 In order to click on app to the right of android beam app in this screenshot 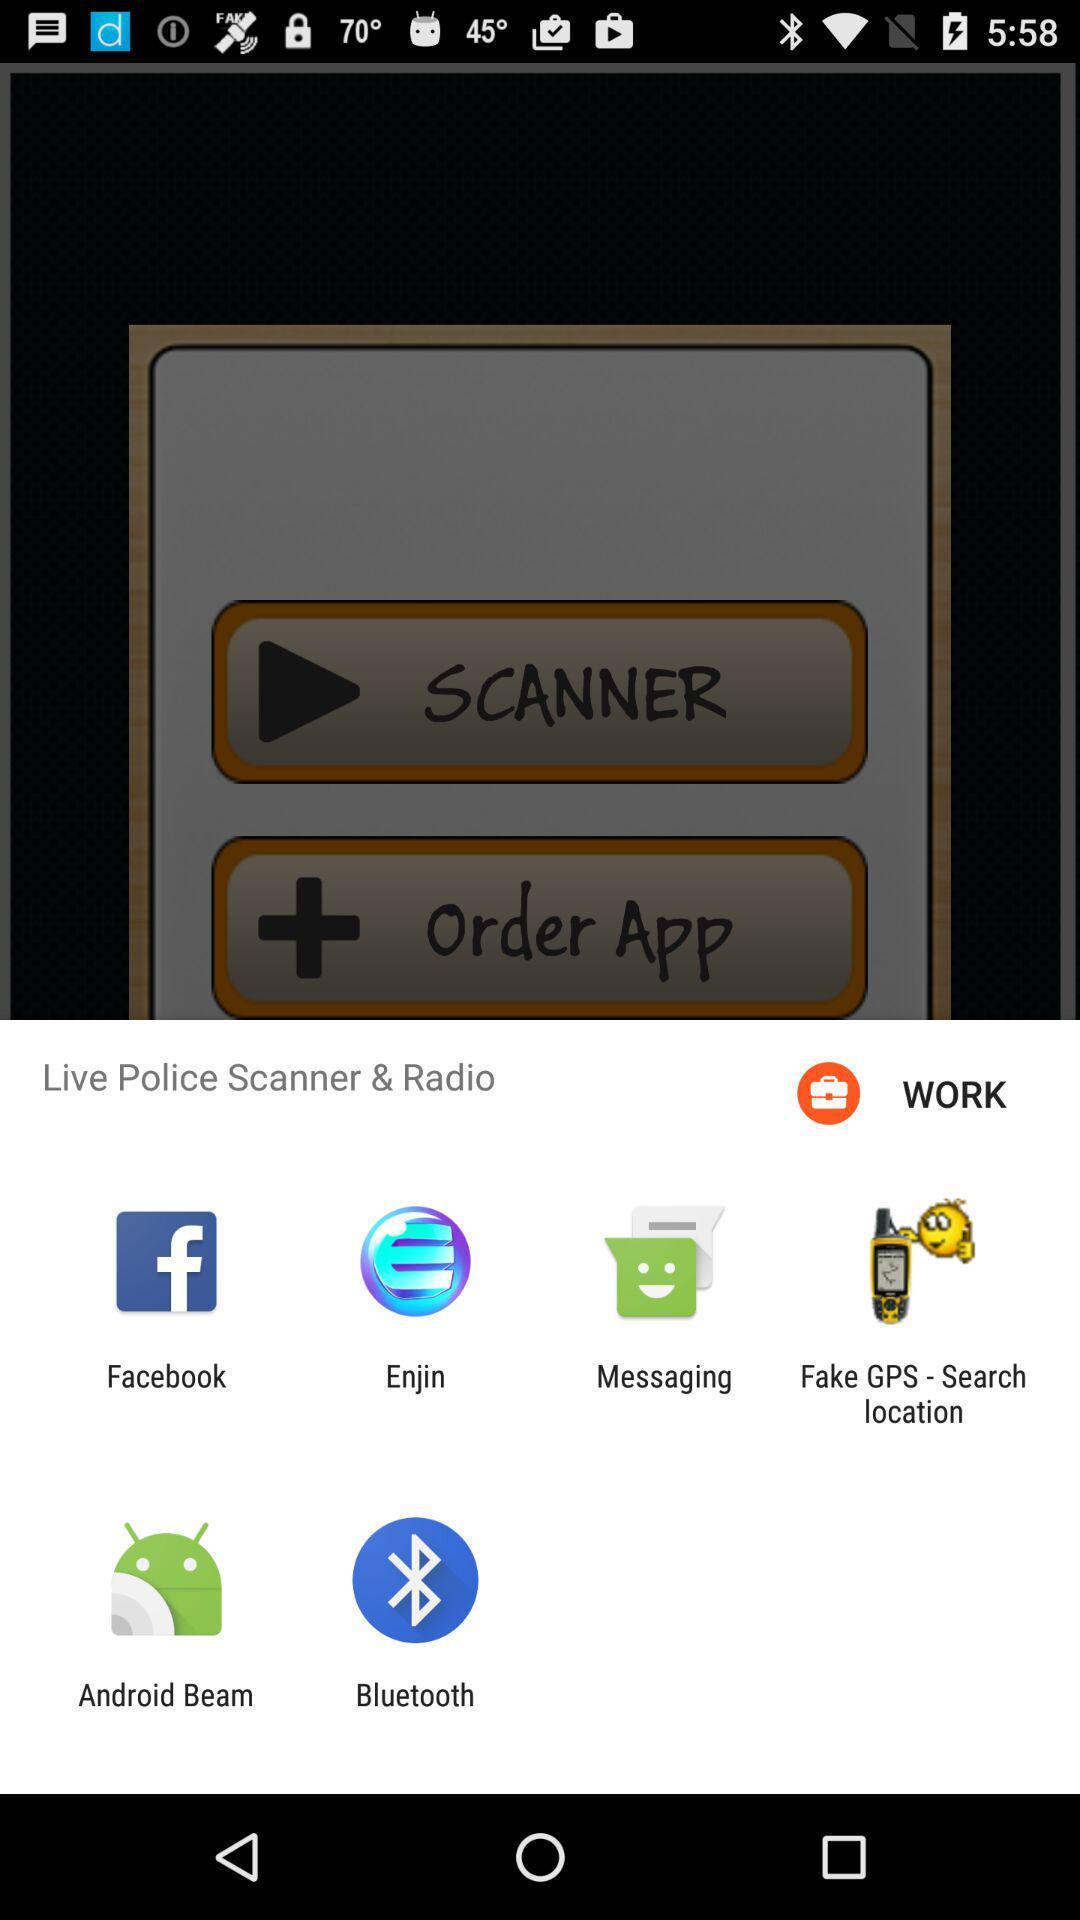, I will do `click(414, 1711)`.